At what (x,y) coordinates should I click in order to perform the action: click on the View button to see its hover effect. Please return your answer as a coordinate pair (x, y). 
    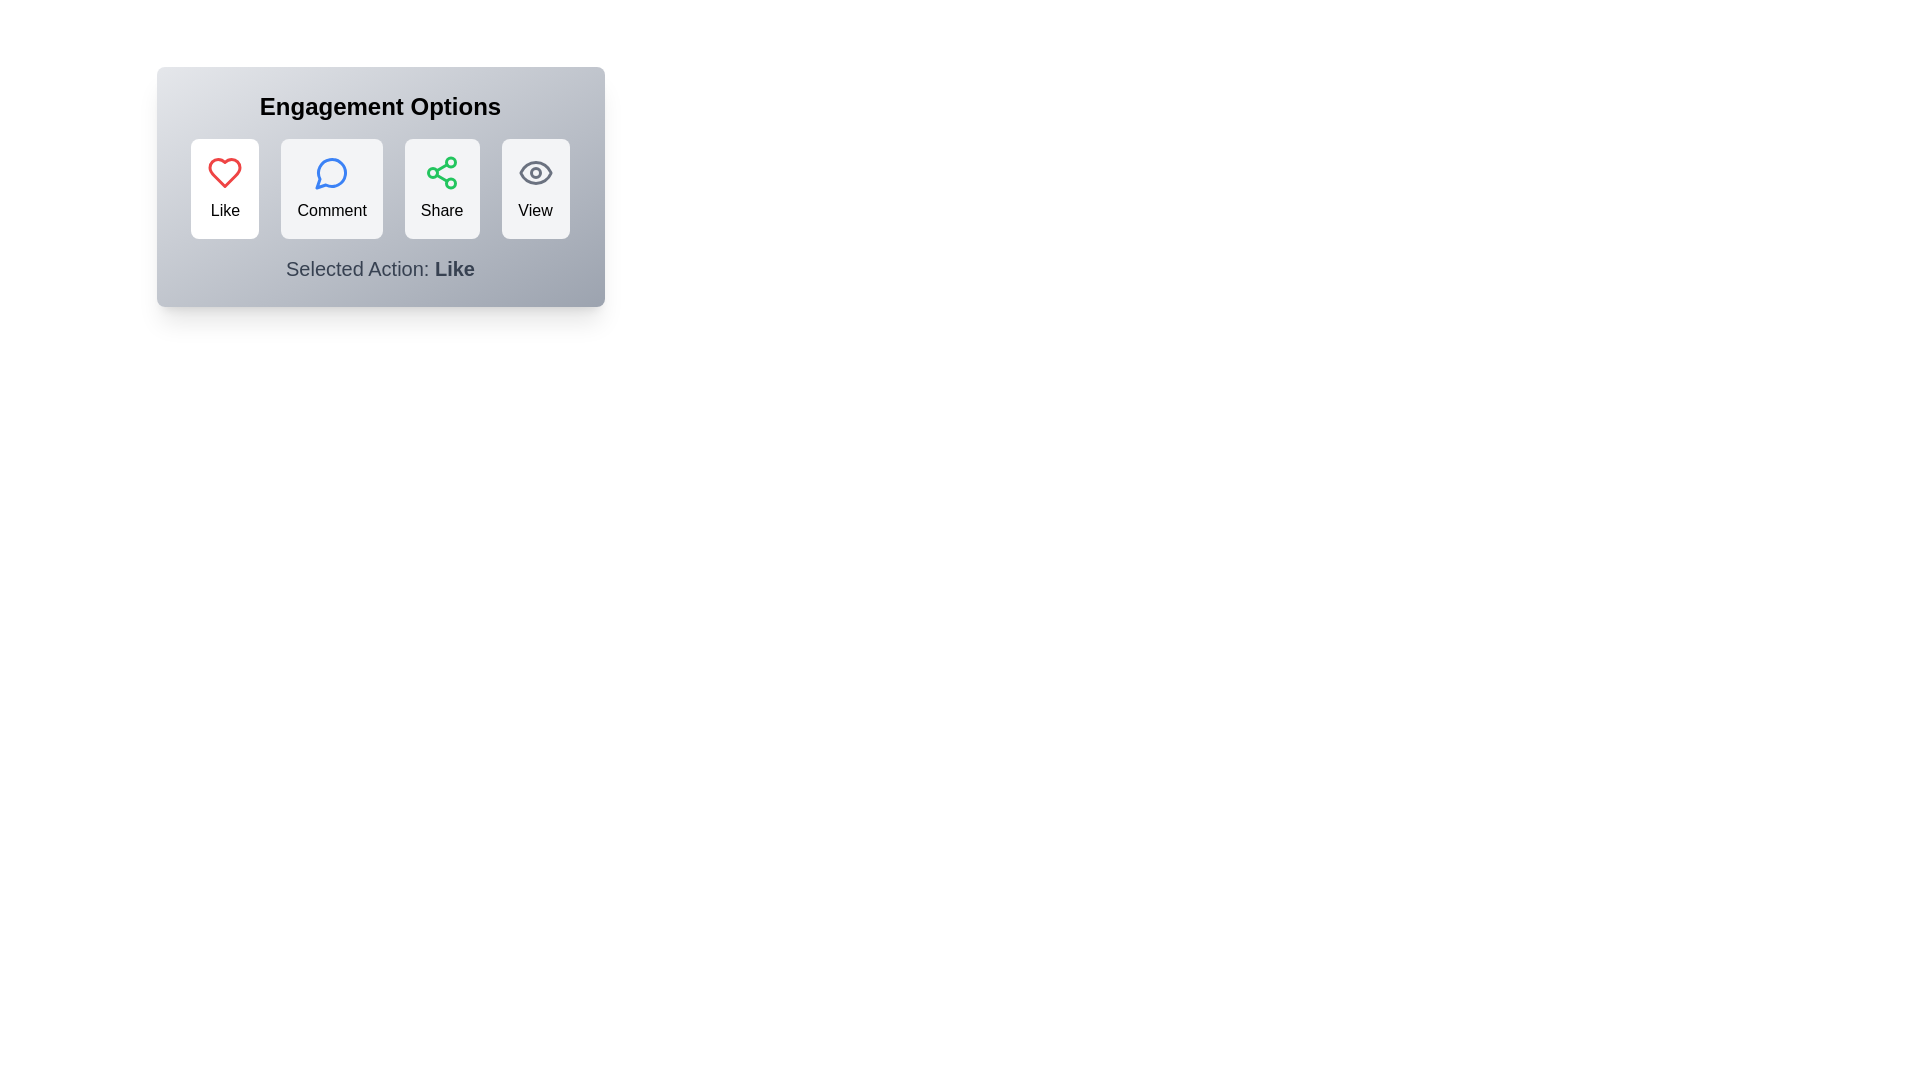
    Looking at the image, I should click on (535, 189).